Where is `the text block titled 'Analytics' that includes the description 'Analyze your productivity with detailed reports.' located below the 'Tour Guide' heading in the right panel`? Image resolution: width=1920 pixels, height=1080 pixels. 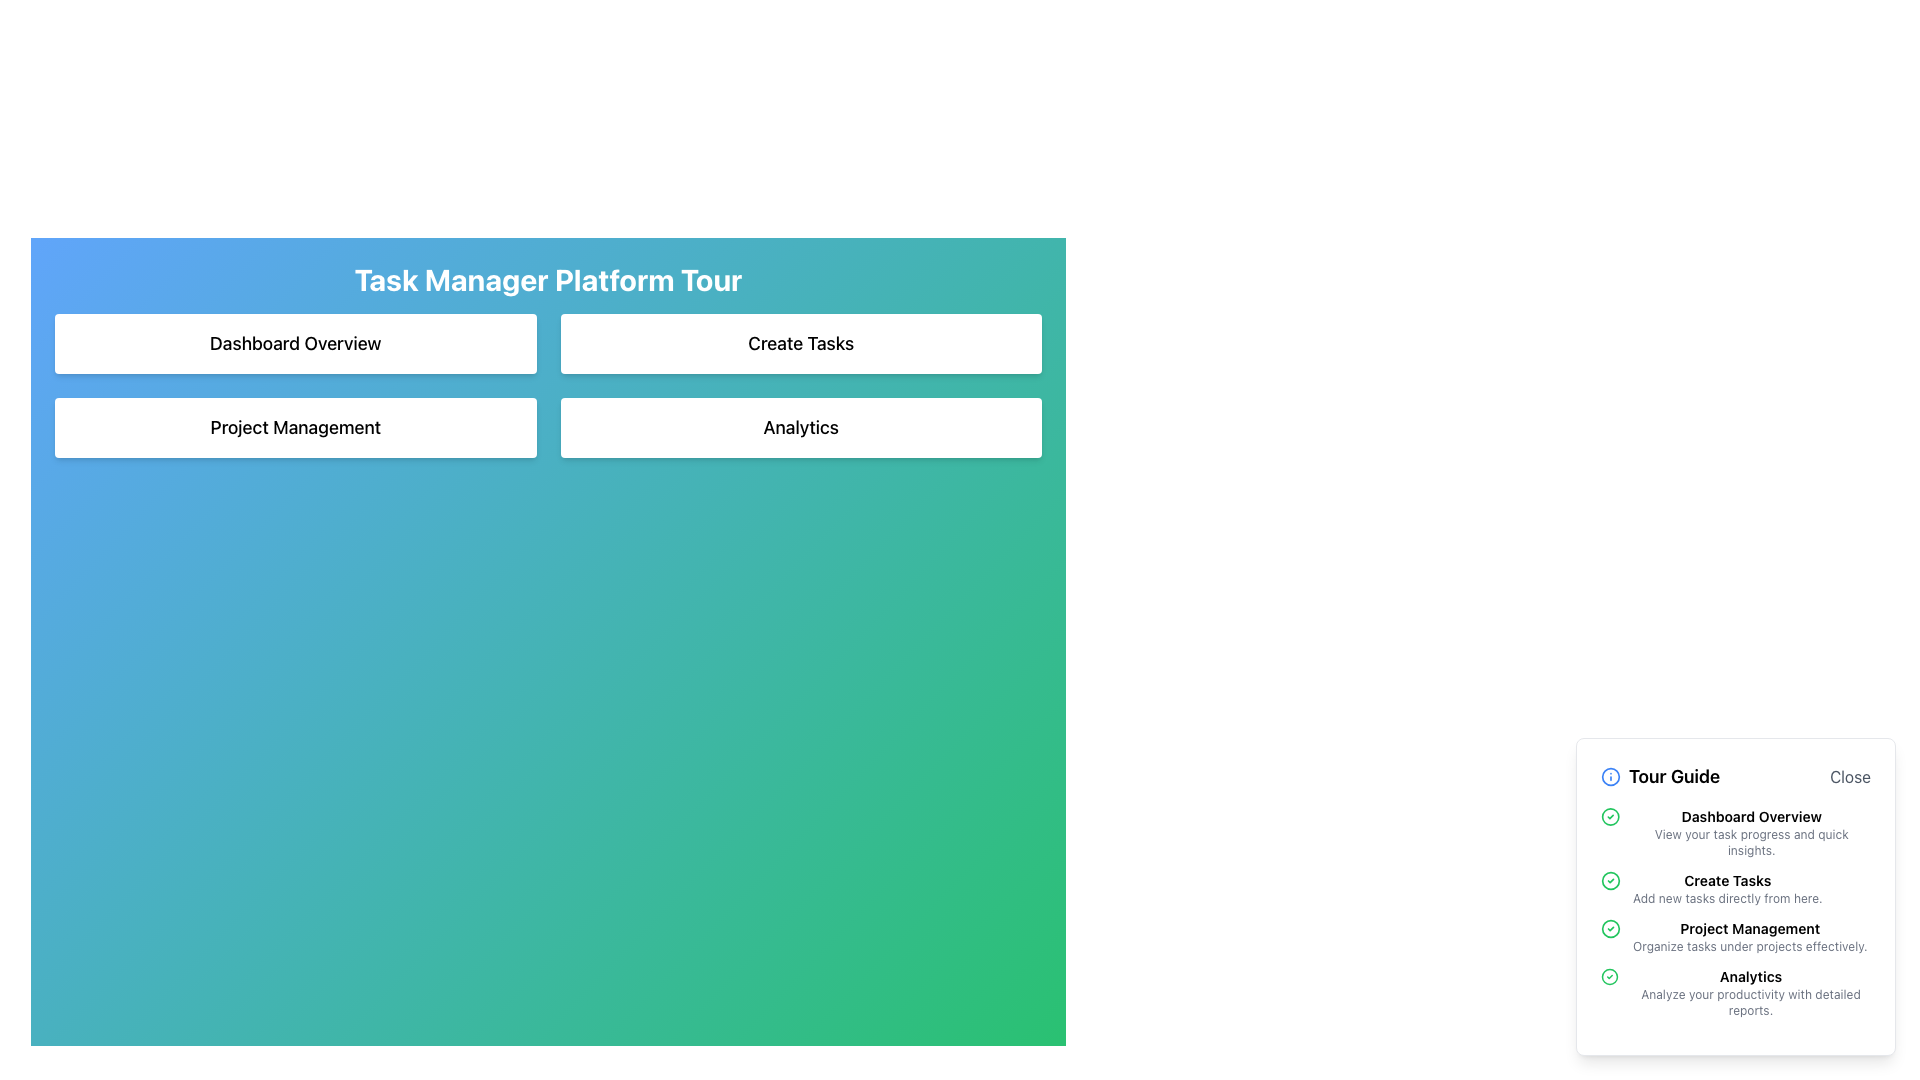
the text block titled 'Analytics' that includes the description 'Analyze your productivity with detailed reports.' located below the 'Tour Guide' heading in the right panel is located at coordinates (1750, 992).